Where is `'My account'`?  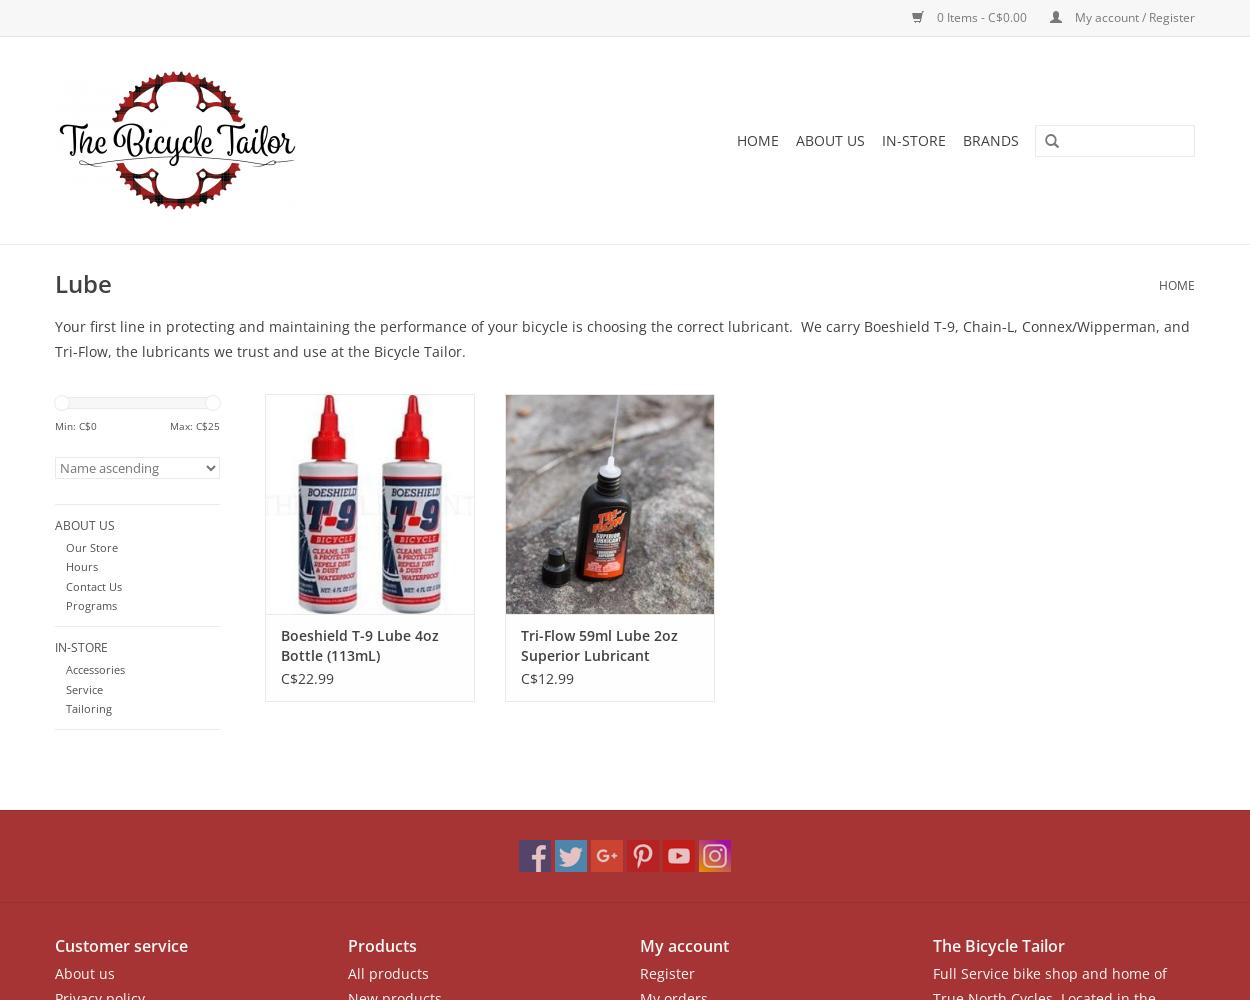
'My account' is located at coordinates (684, 945).